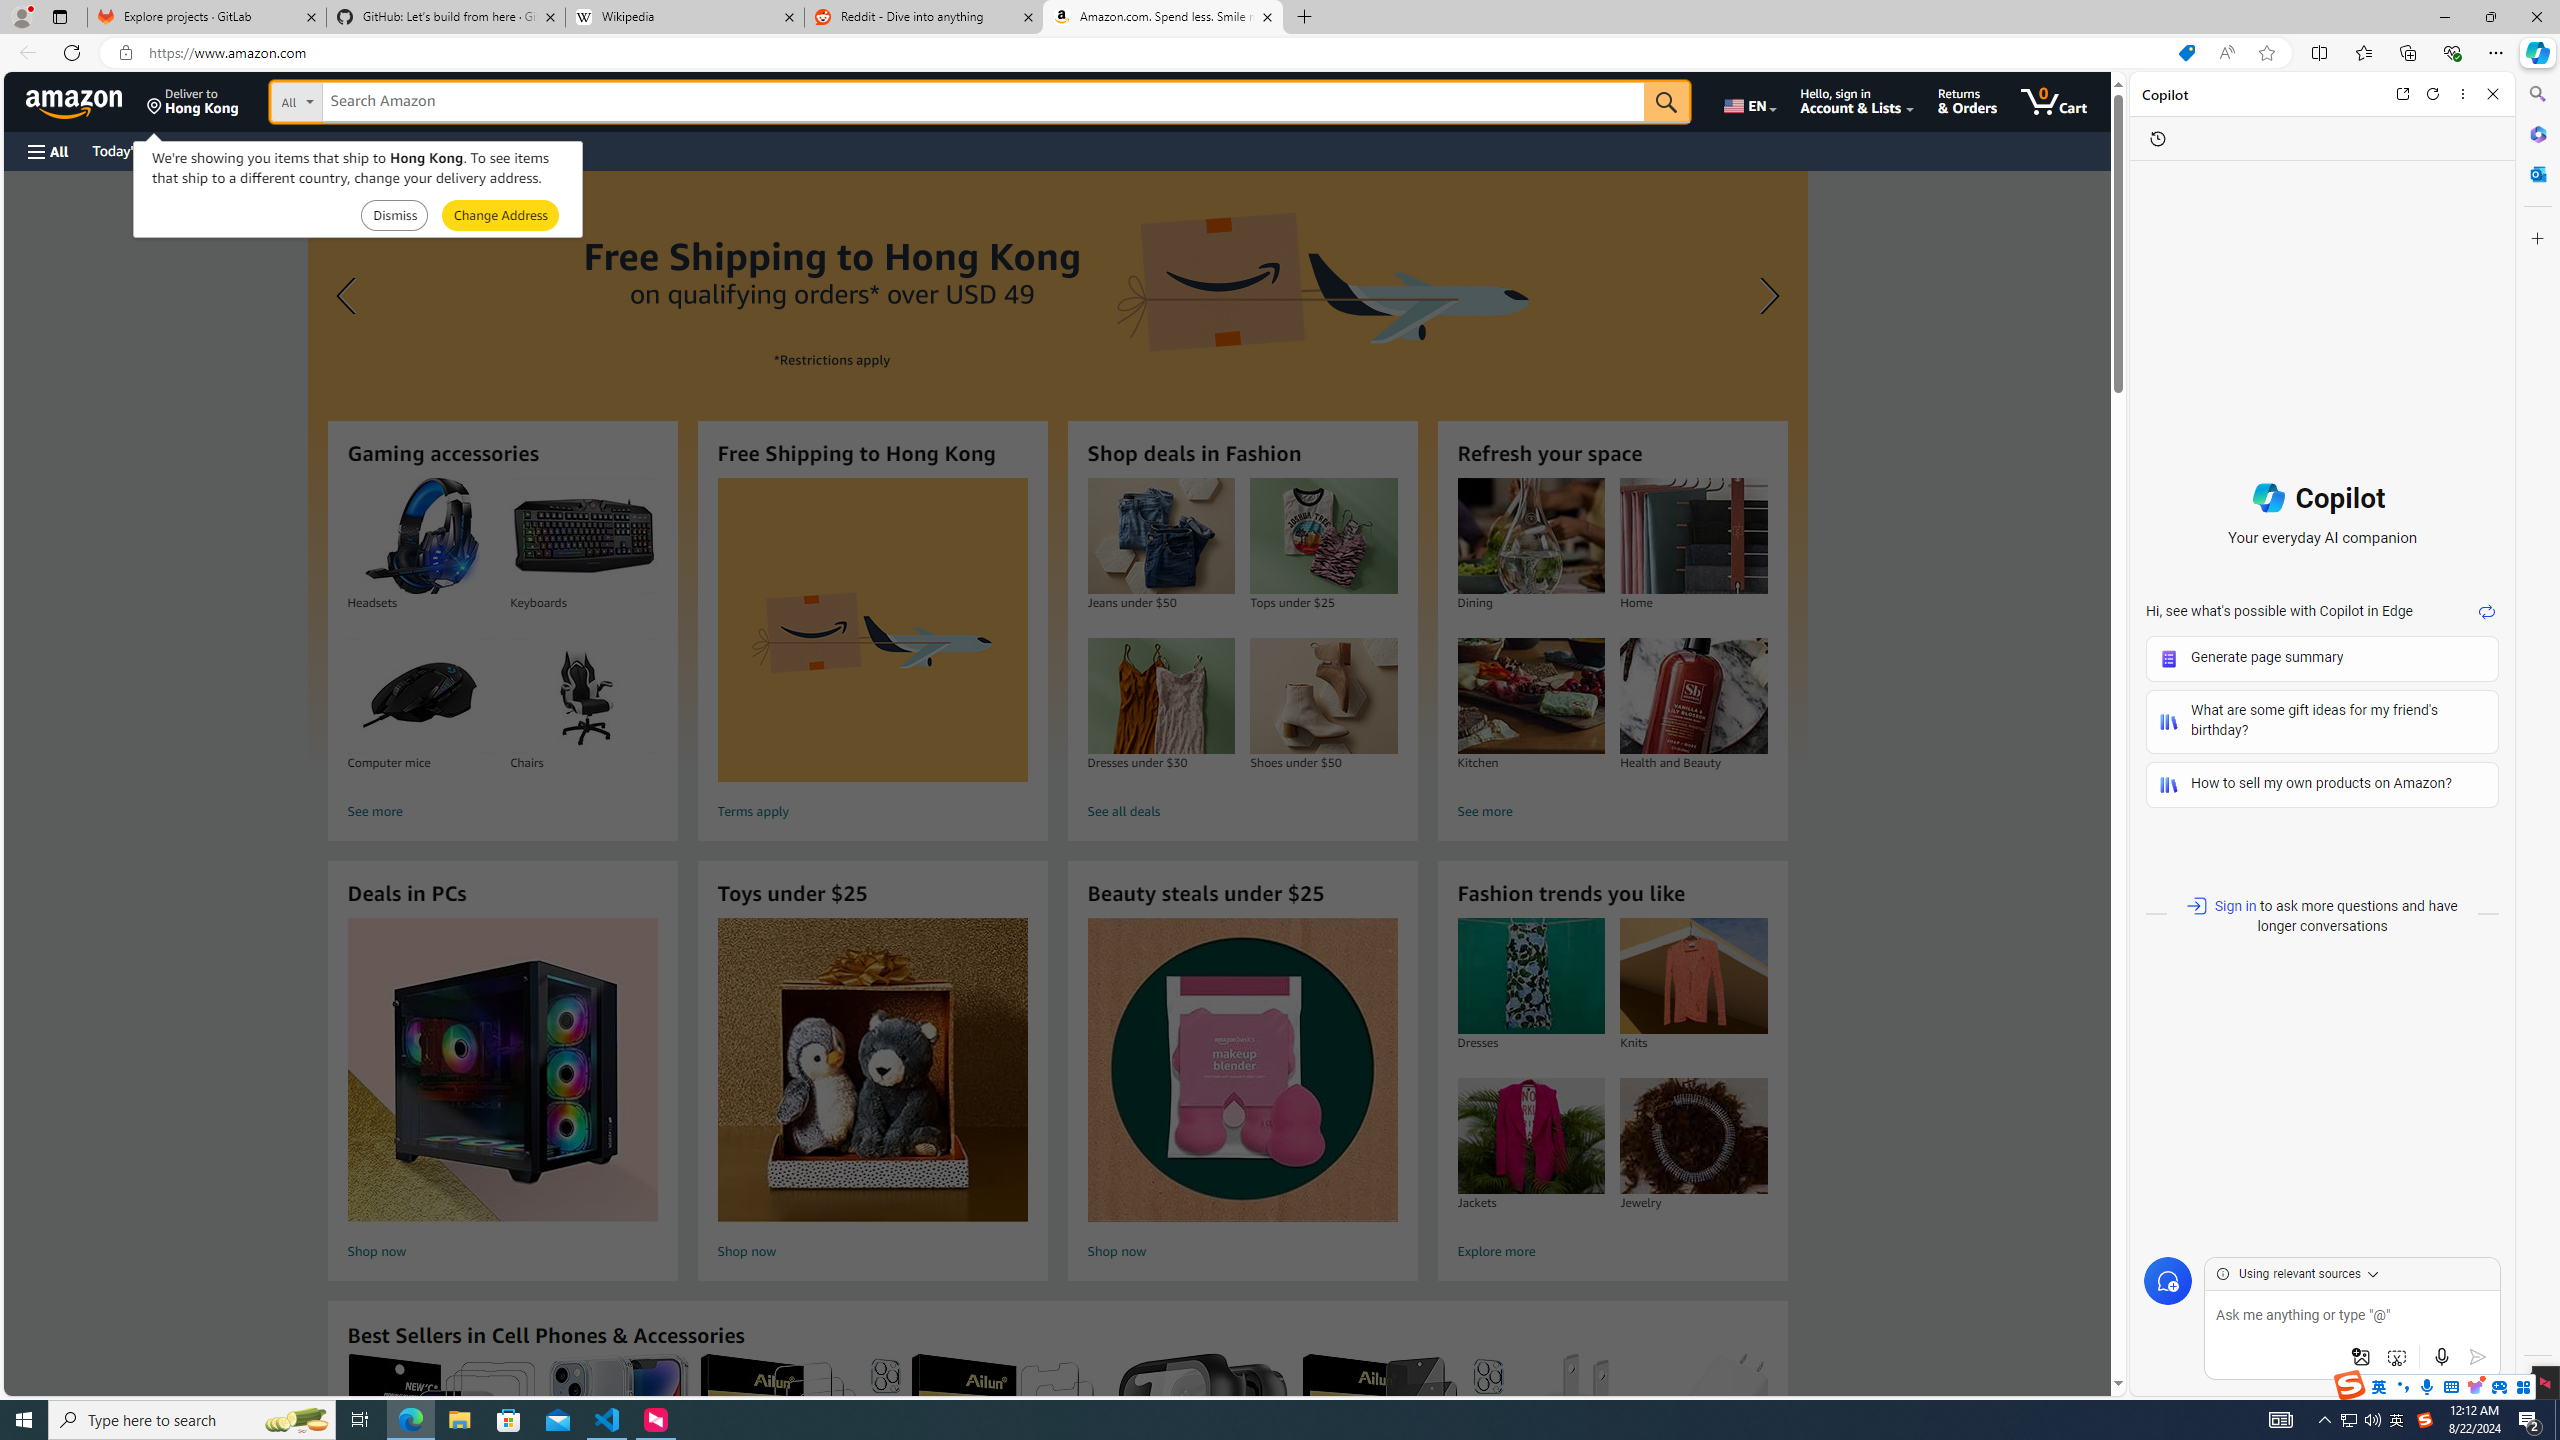 The height and width of the screenshot is (1440, 2560). Describe the element at coordinates (1693, 1135) in the screenshot. I see `'Jewelry'` at that location.